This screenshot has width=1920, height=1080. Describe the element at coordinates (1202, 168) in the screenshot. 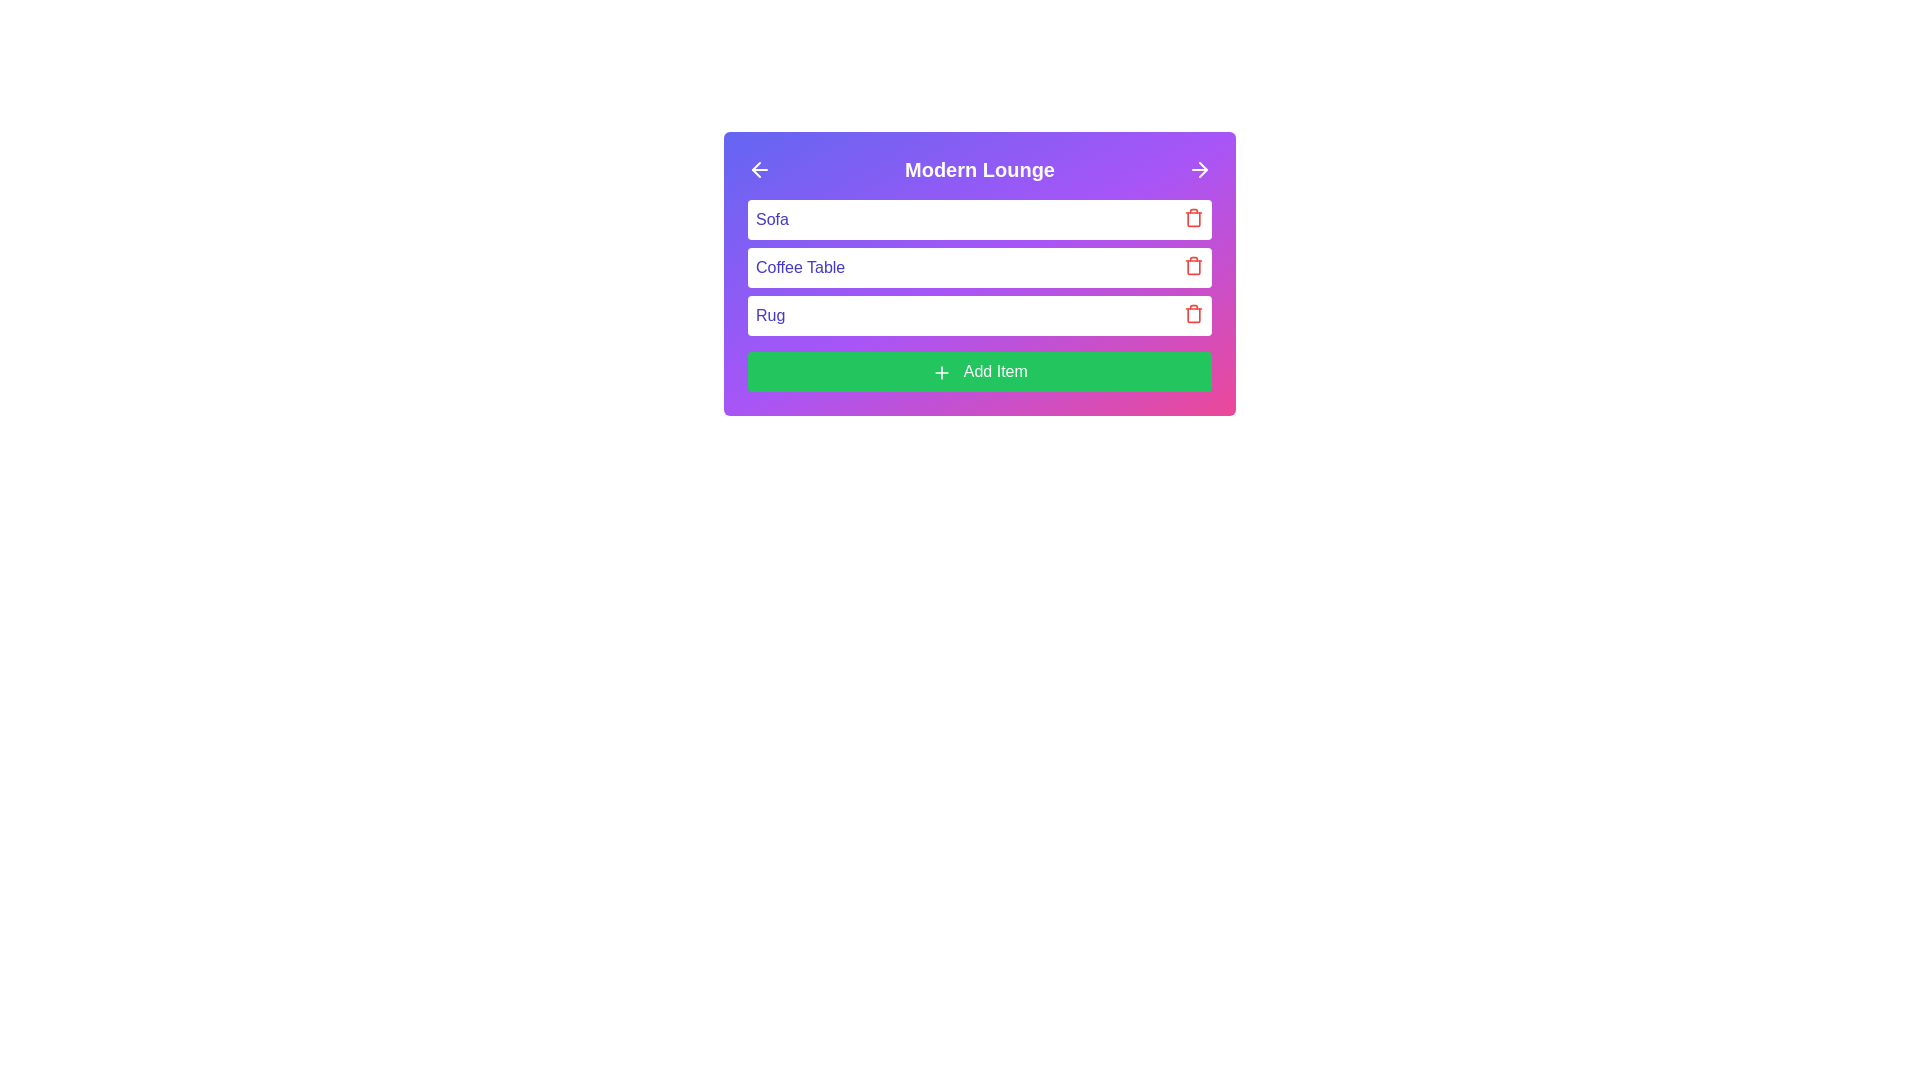

I see `the small rightward-pointing arrow icon located at the top-right corner of the modal component, adjacent to the header text` at that location.